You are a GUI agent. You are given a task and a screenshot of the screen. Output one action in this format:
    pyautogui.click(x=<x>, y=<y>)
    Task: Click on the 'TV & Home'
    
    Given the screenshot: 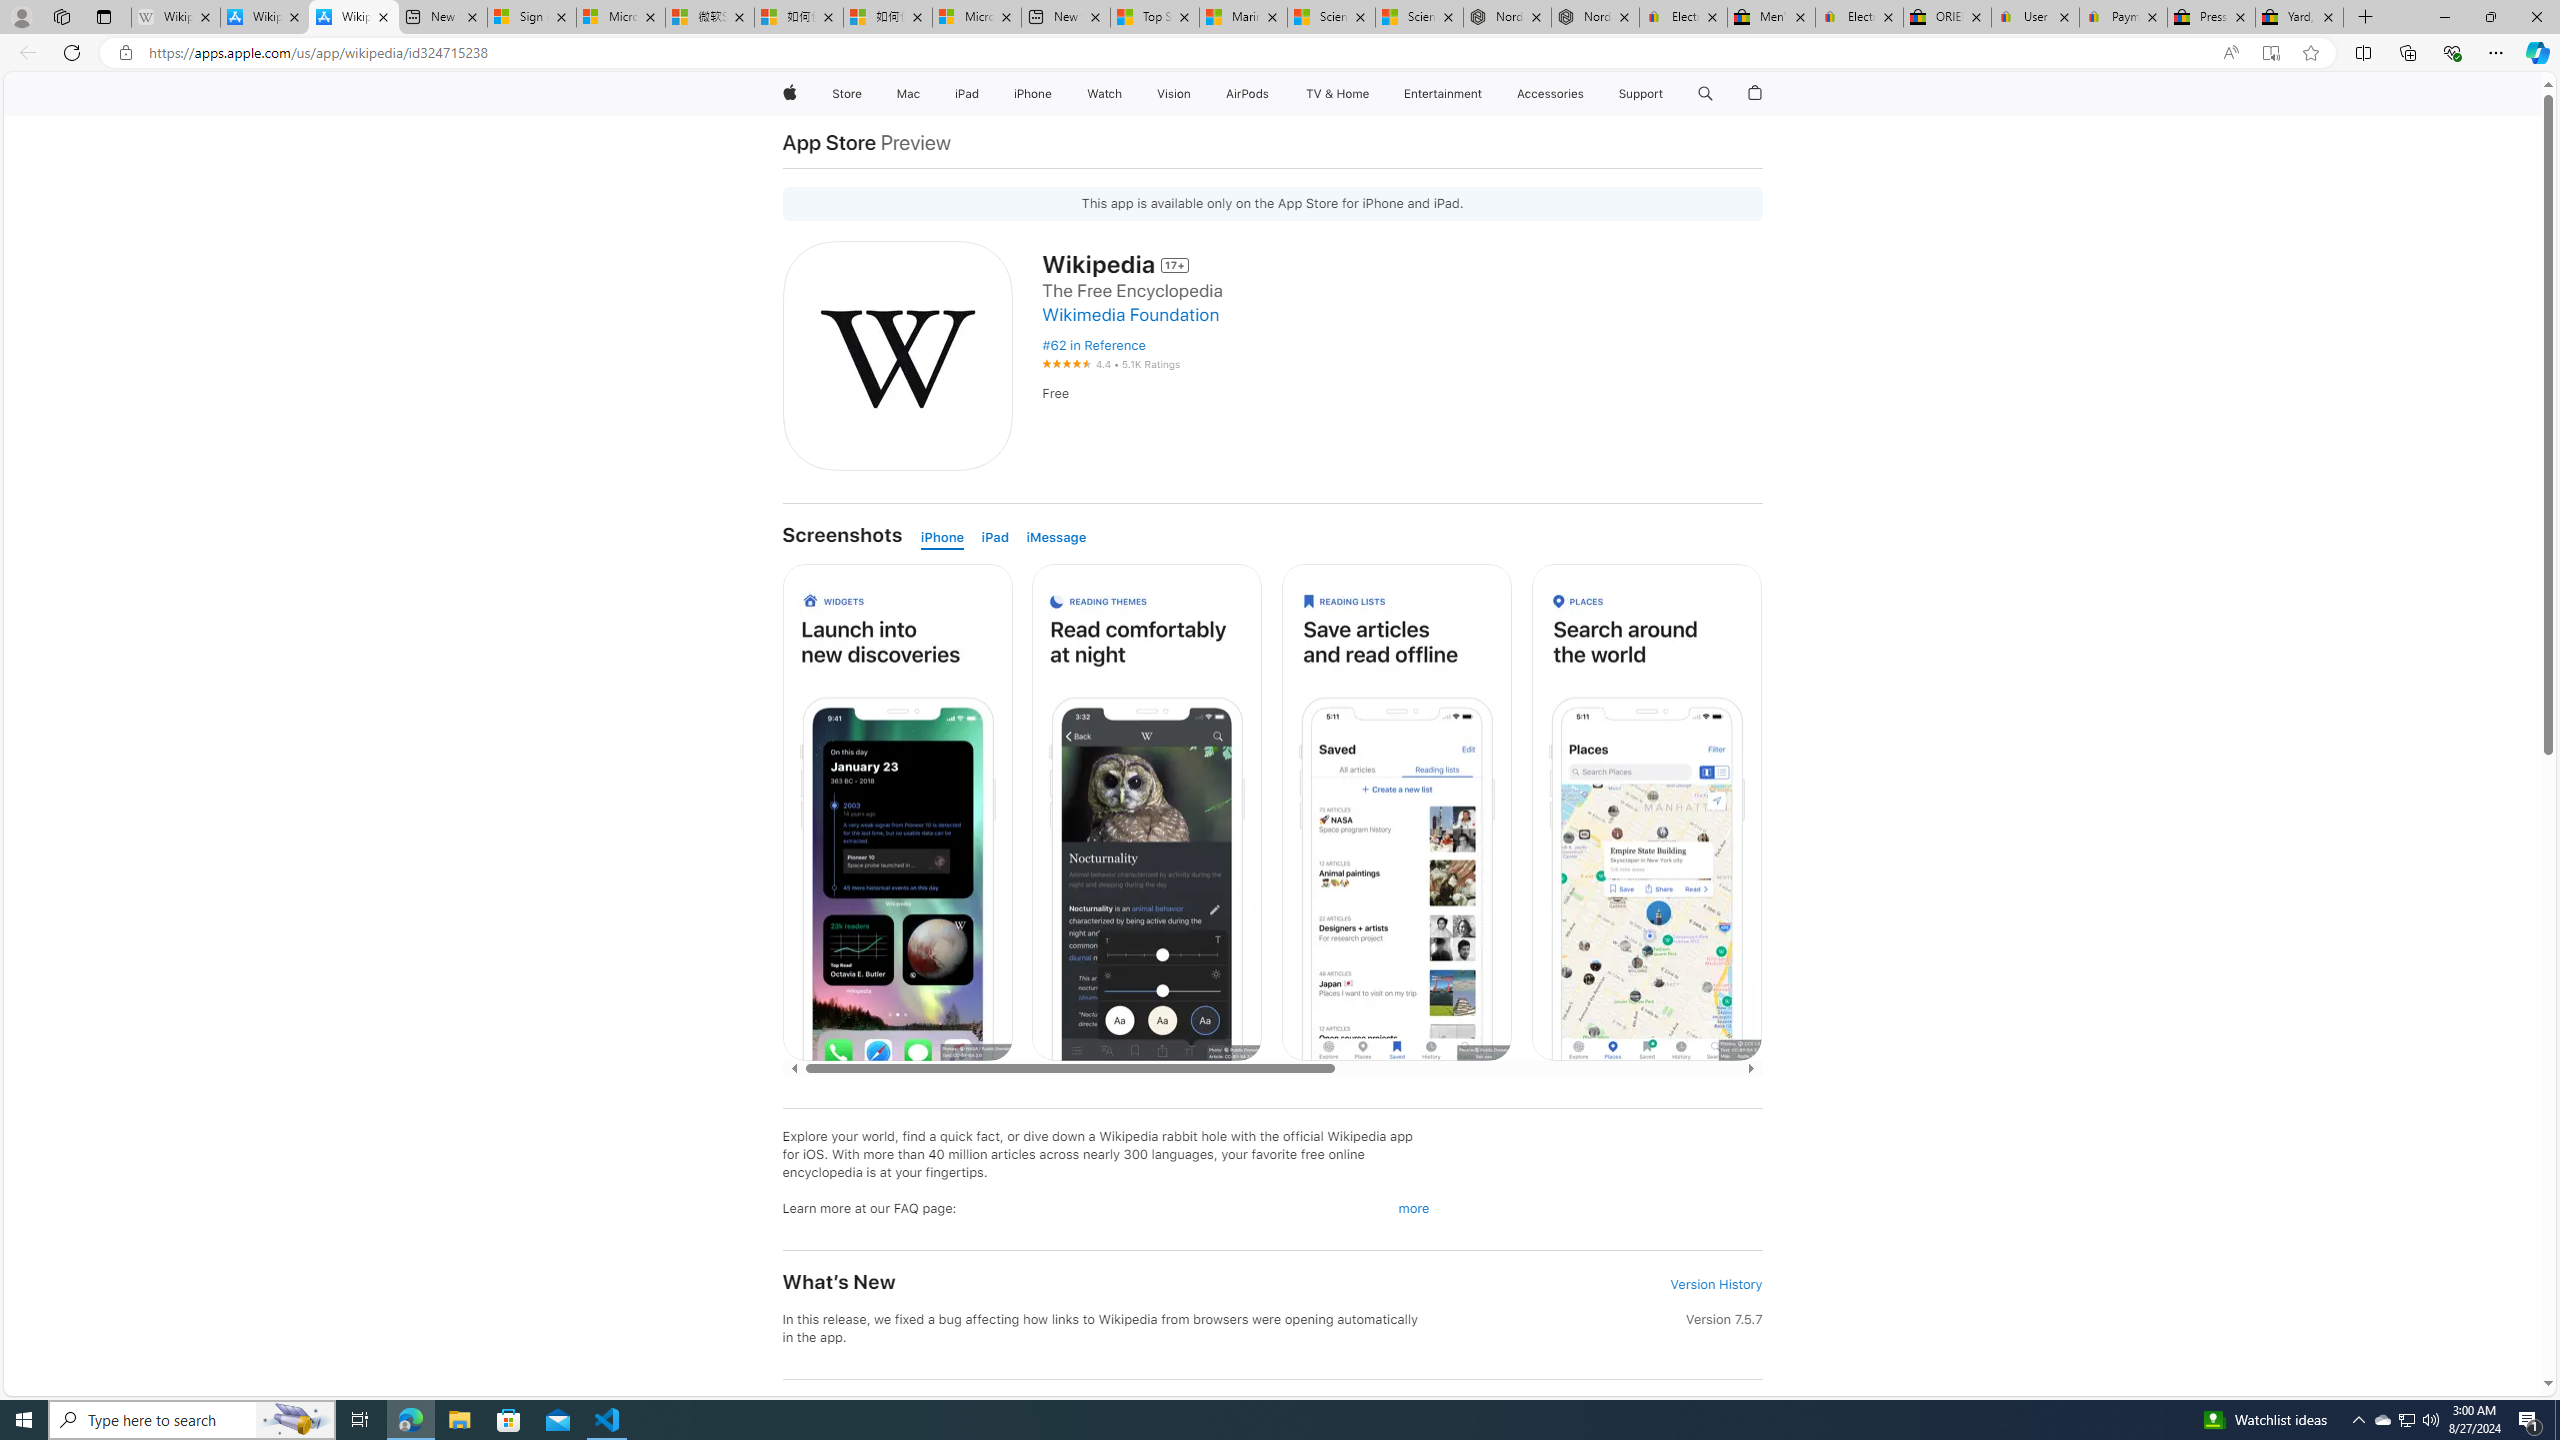 What is the action you would take?
    pyautogui.click(x=1336, y=93)
    